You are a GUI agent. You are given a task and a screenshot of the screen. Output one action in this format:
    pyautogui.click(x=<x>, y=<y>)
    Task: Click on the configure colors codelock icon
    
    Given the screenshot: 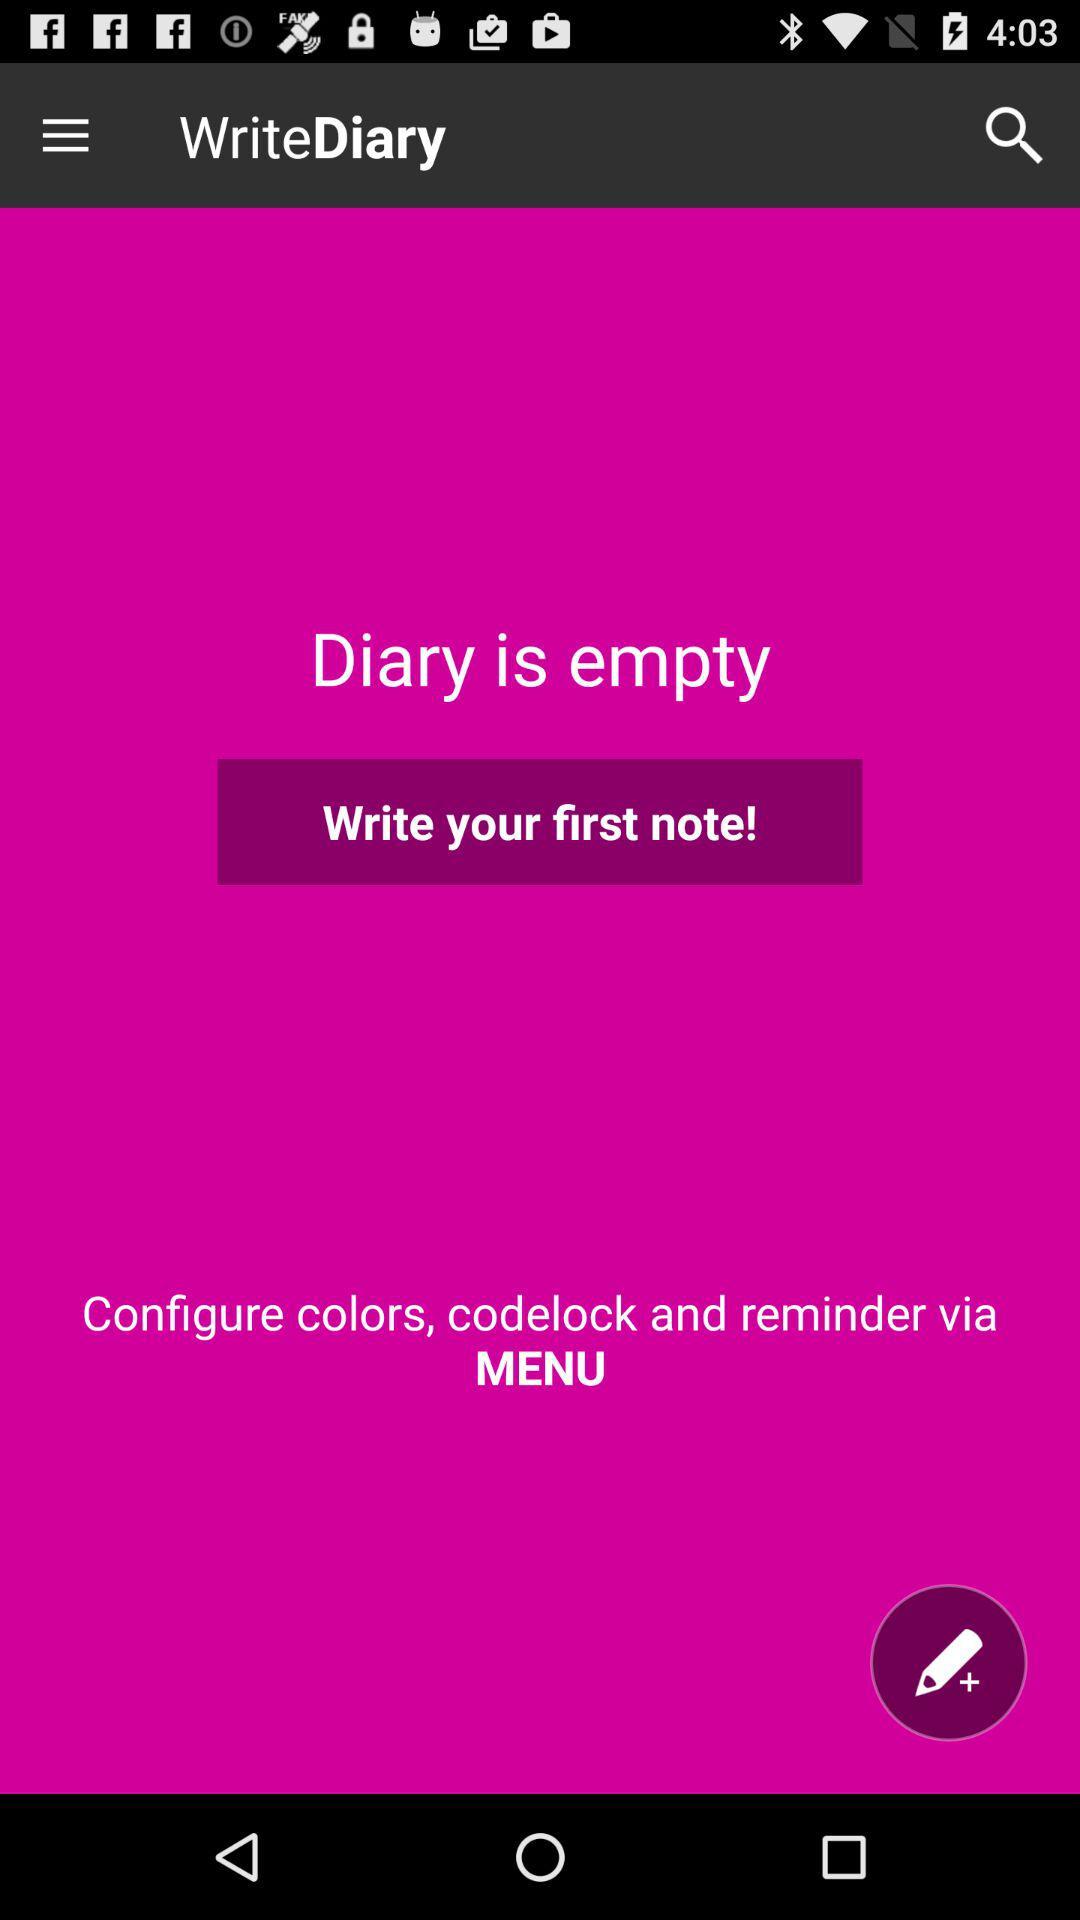 What is the action you would take?
    pyautogui.click(x=540, y=1339)
    